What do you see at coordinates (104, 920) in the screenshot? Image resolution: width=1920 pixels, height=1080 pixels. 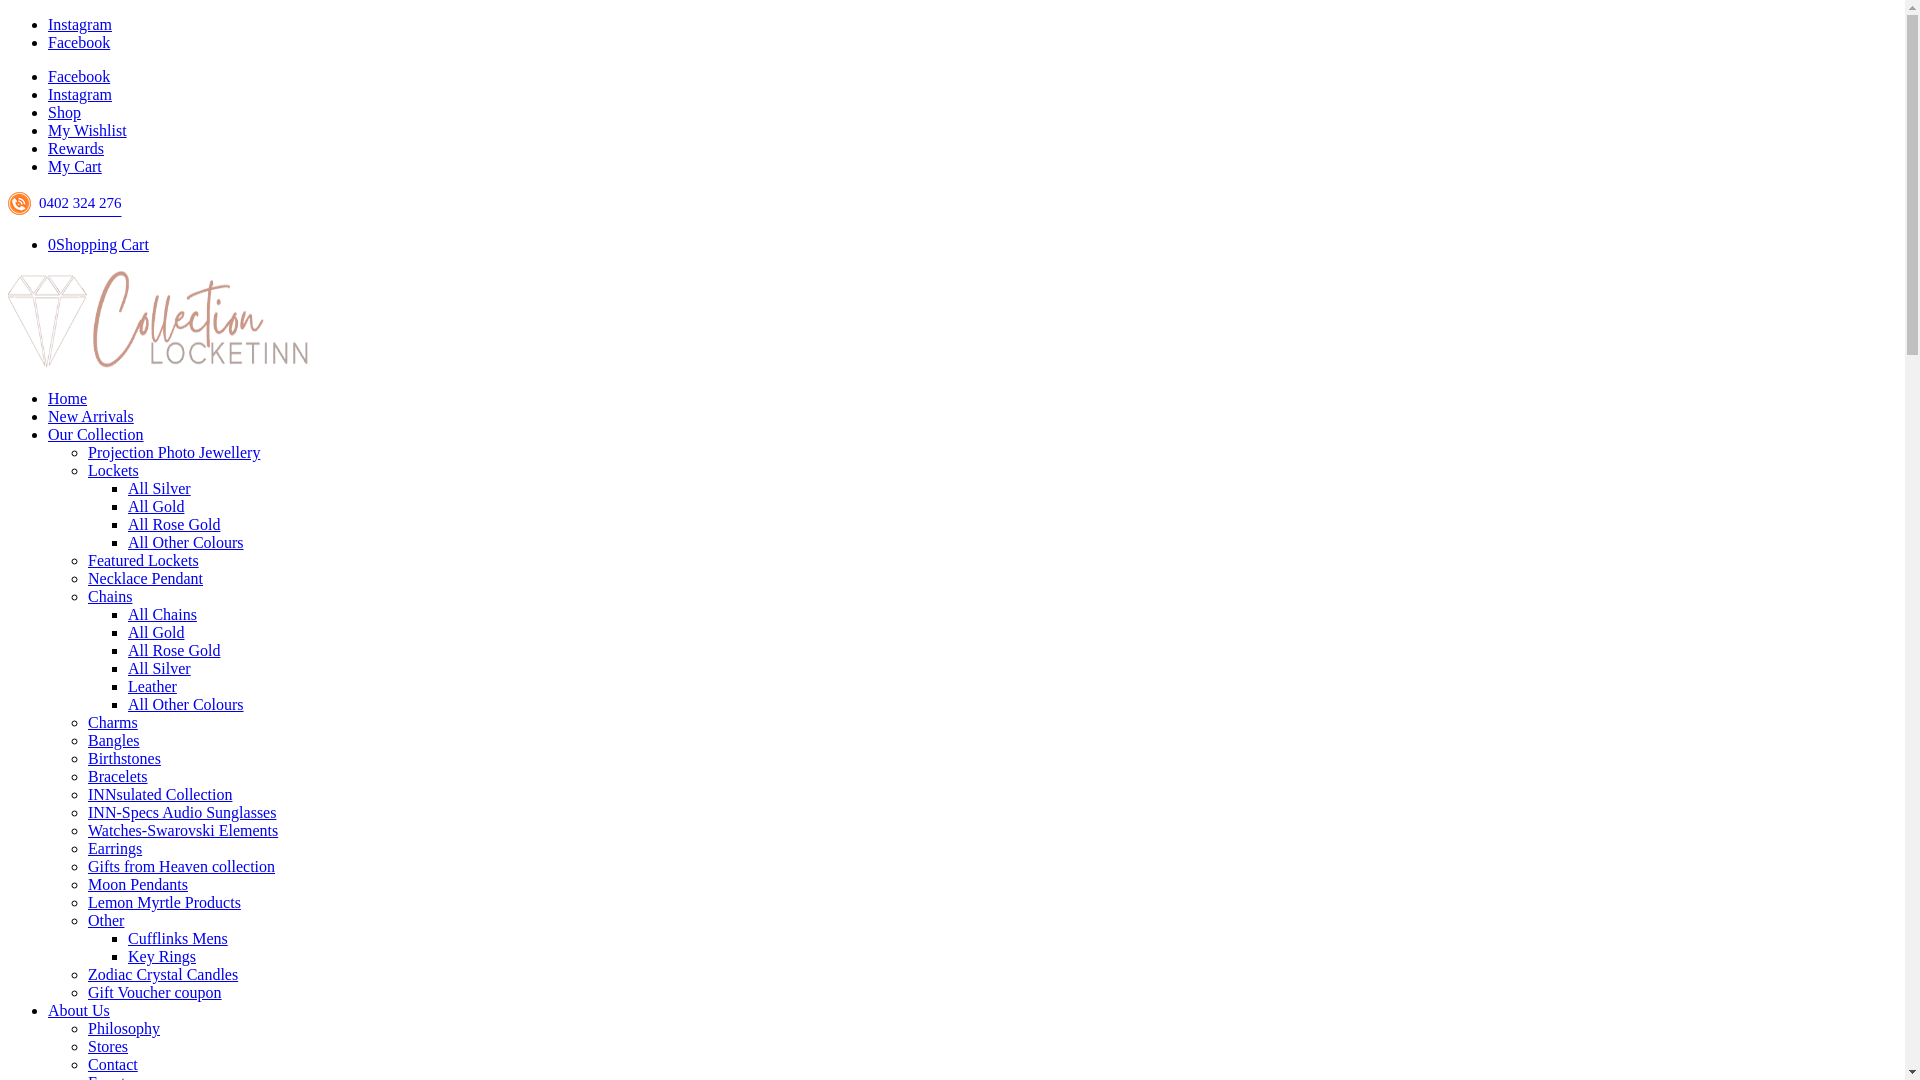 I see `'Other'` at bounding box center [104, 920].